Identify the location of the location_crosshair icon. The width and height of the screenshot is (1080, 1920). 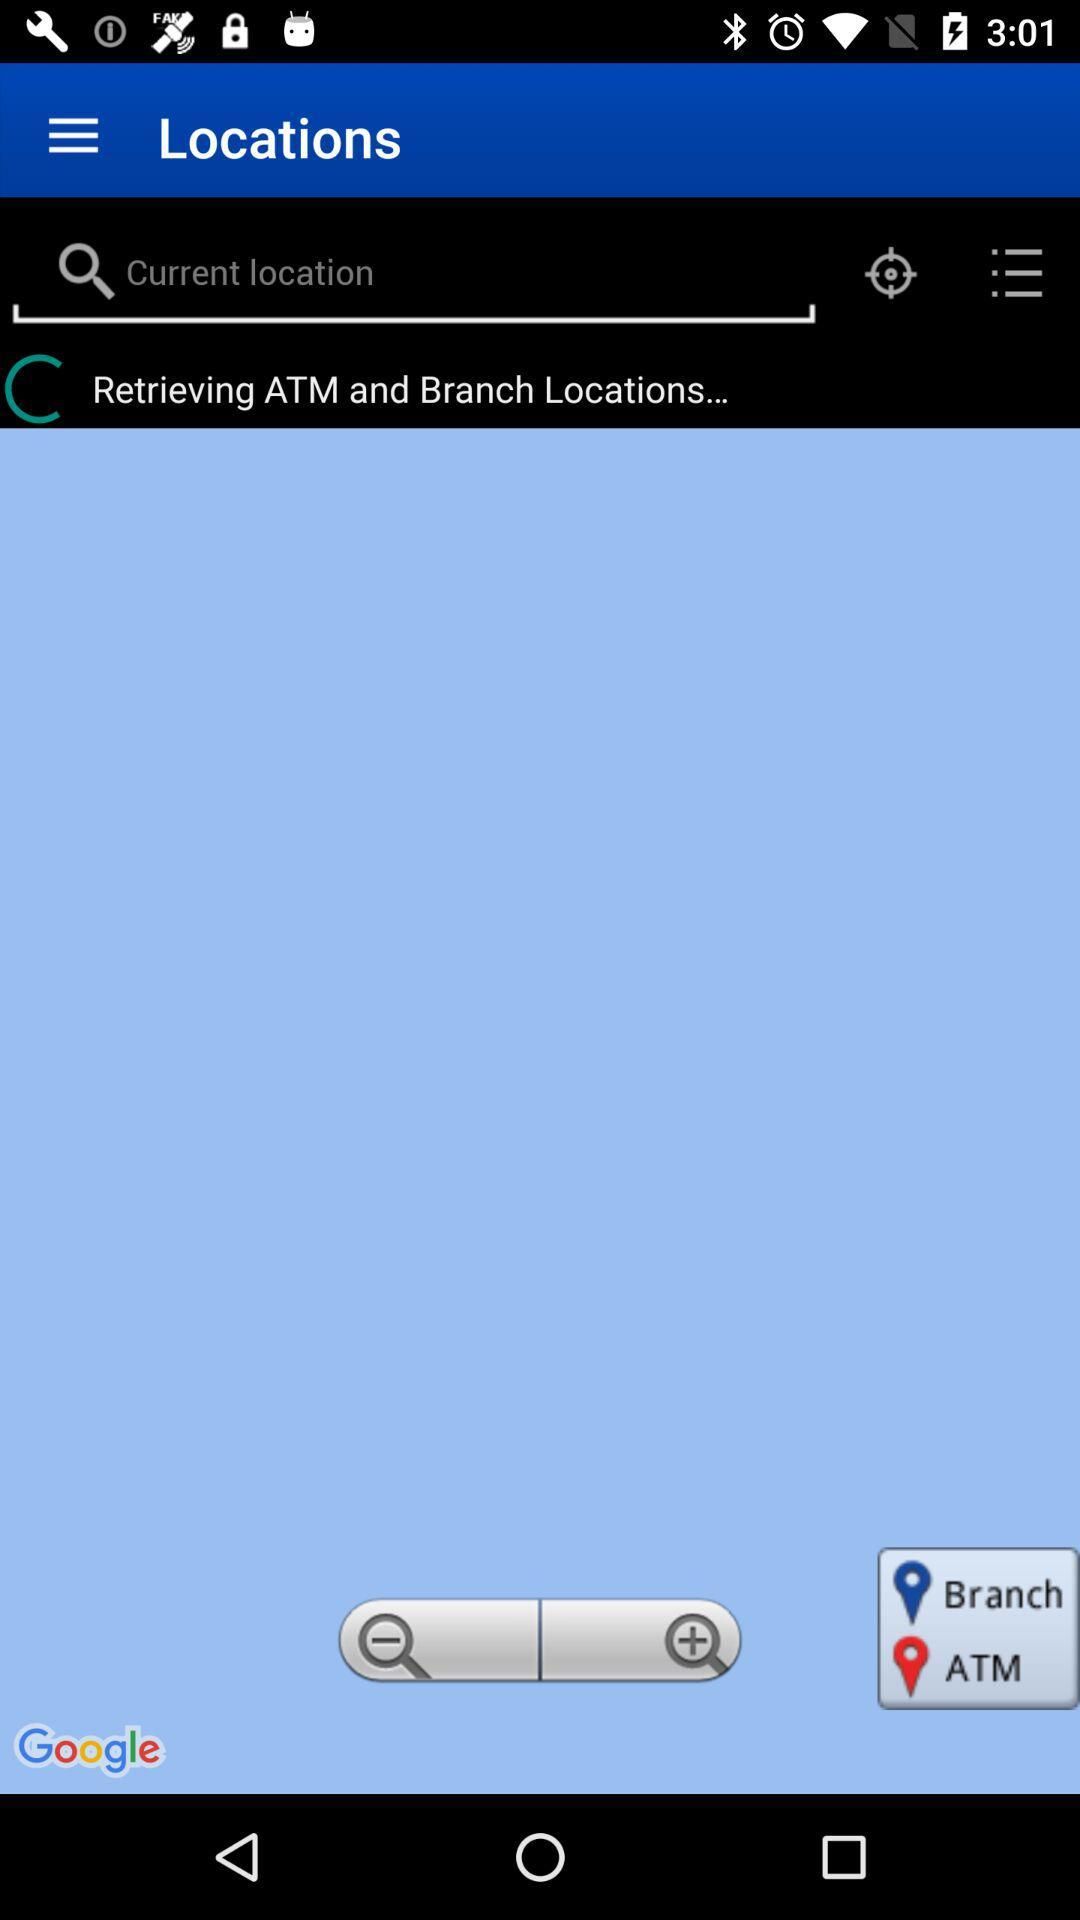
(890, 272).